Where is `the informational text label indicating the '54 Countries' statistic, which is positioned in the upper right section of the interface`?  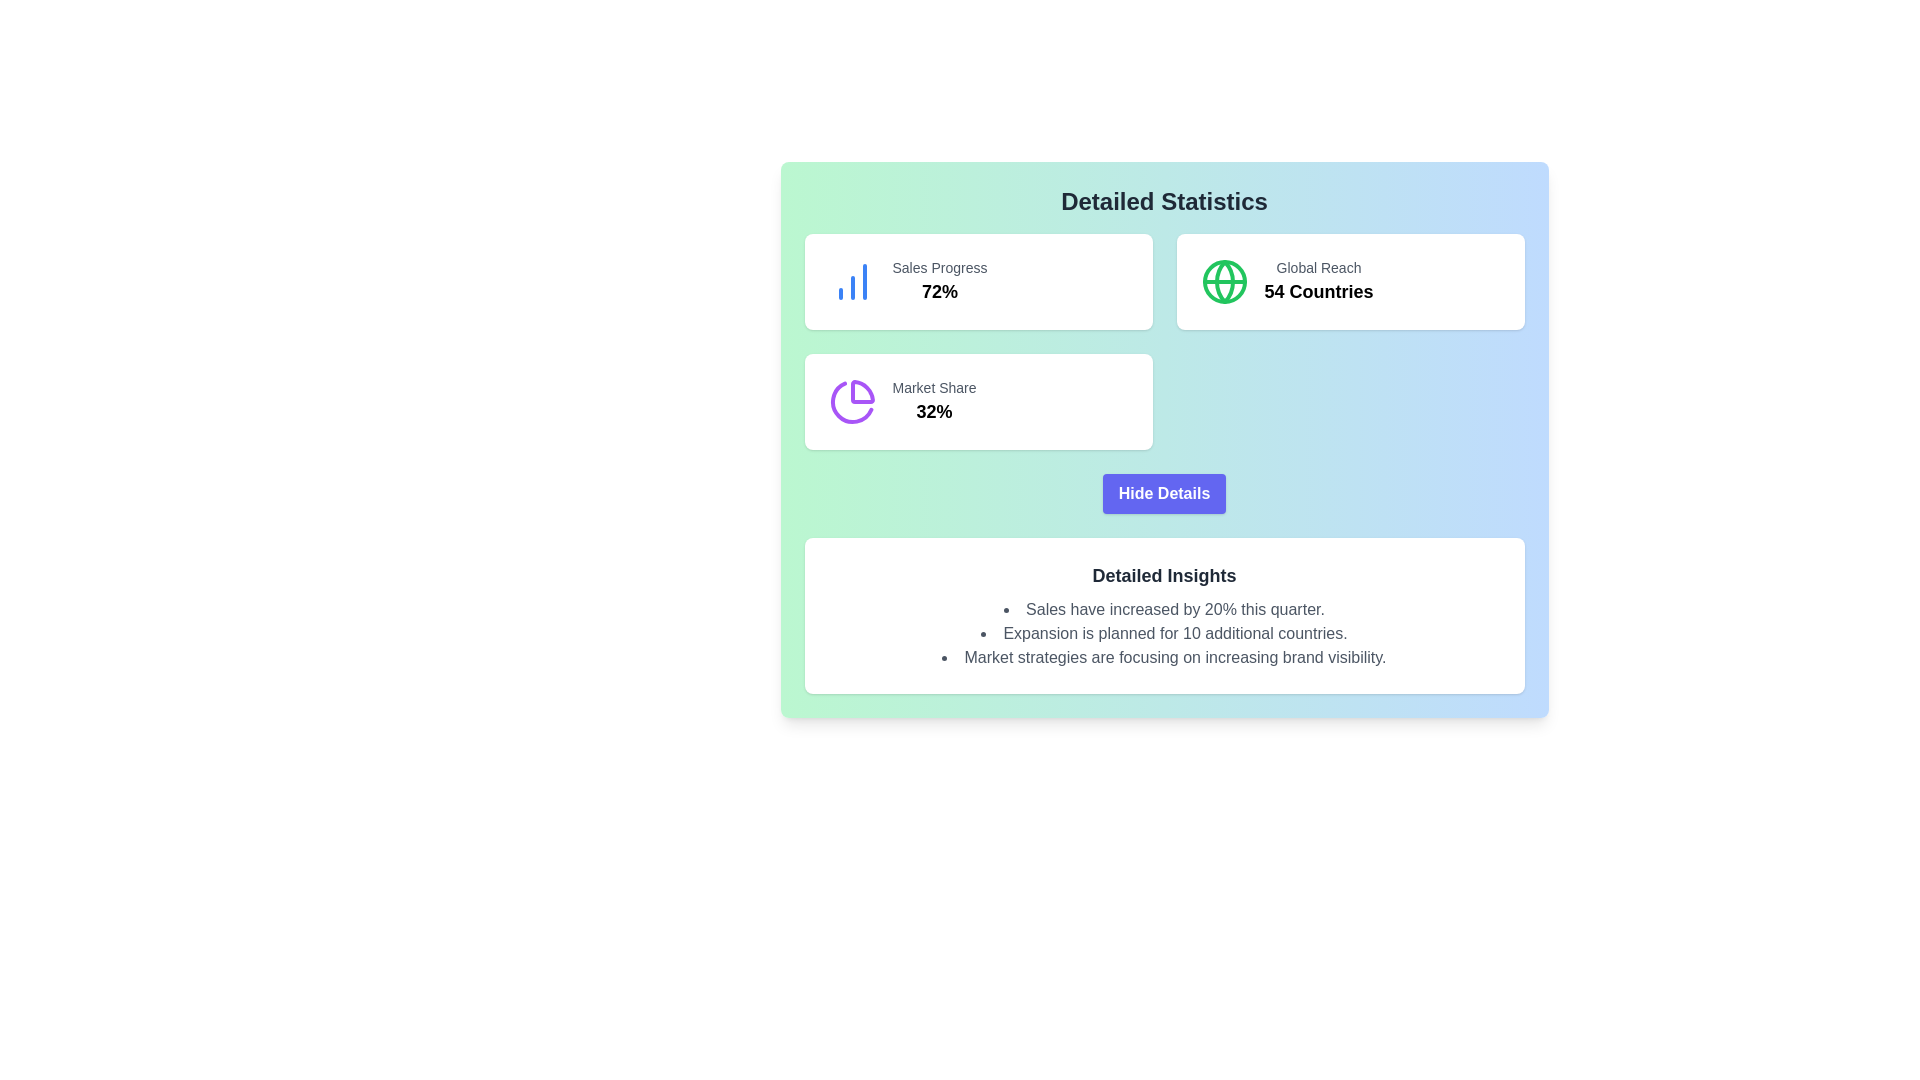
the informational text label indicating the '54 Countries' statistic, which is positioned in the upper right section of the interface is located at coordinates (1319, 266).